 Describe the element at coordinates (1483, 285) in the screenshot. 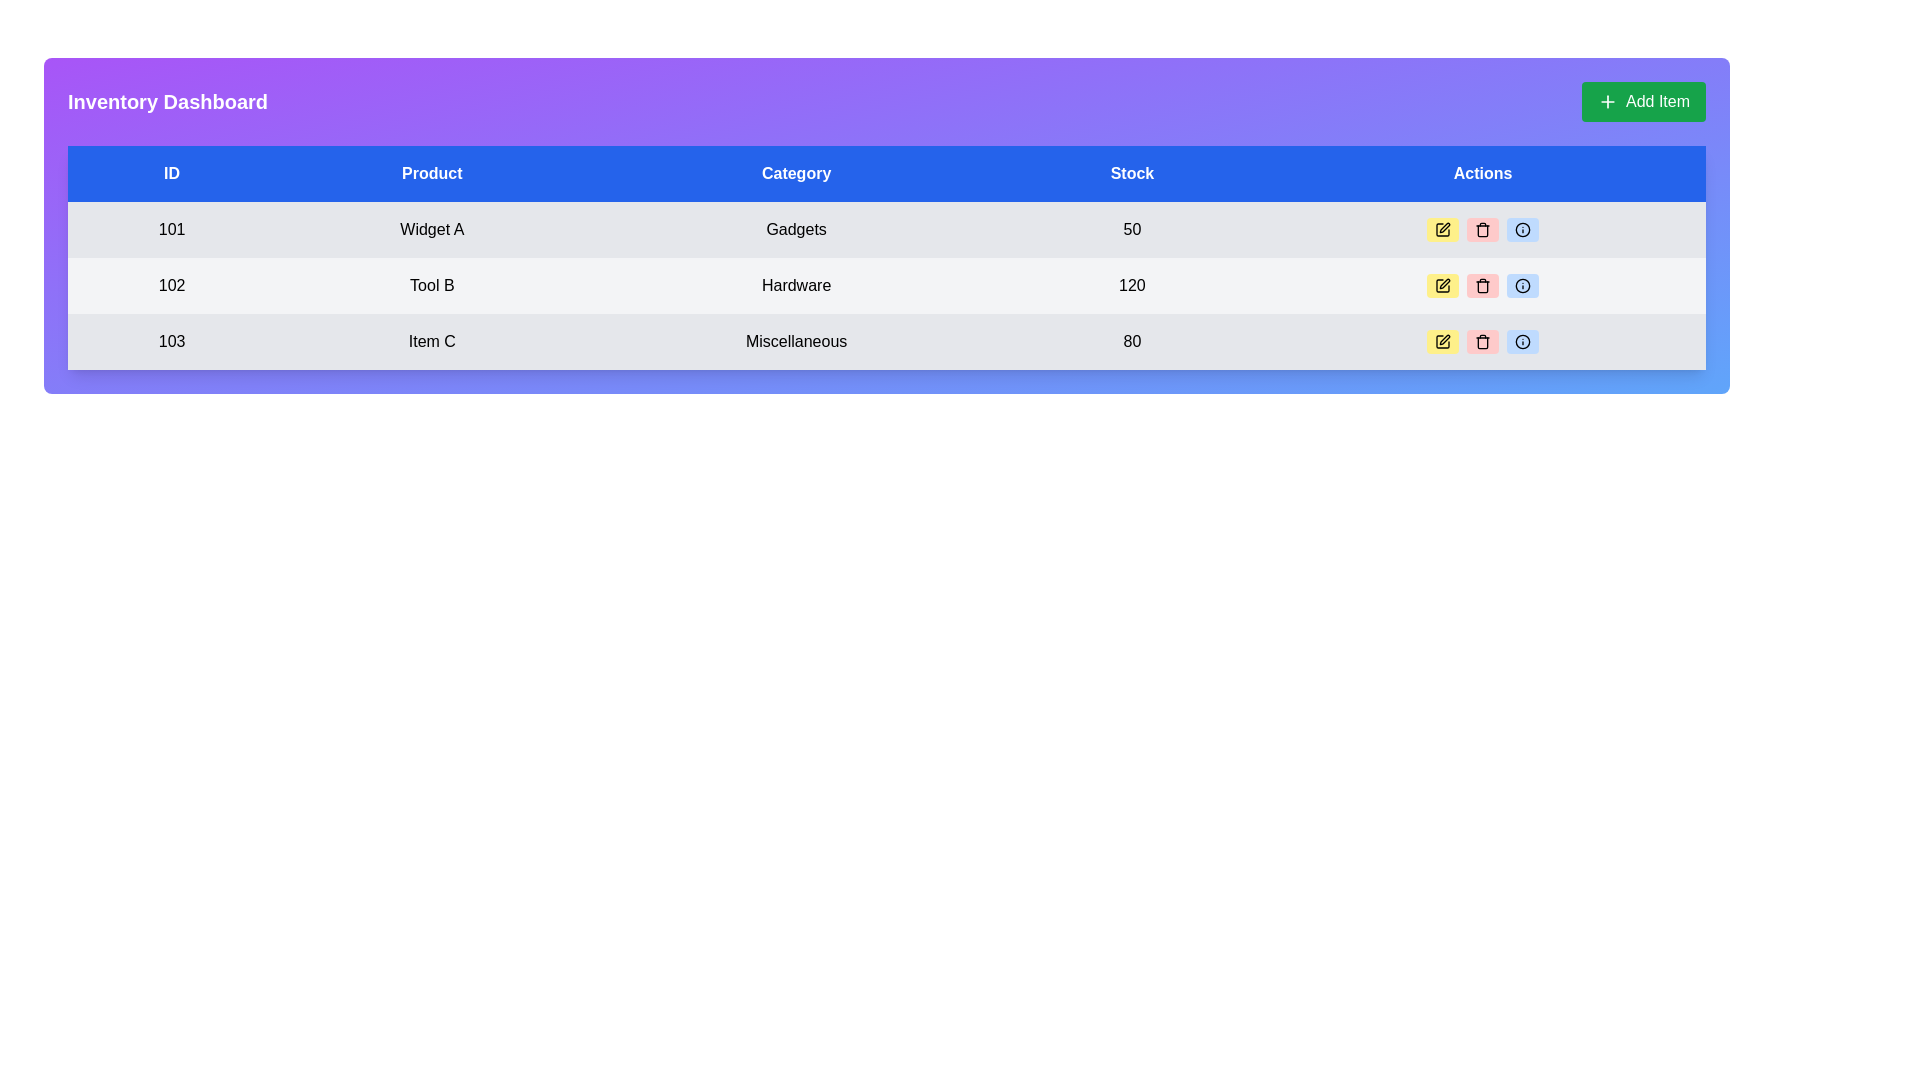

I see `the trash bin icon located within the delete button in the 'Actions' column of the second row of the data table for product 'Tool B'` at that location.